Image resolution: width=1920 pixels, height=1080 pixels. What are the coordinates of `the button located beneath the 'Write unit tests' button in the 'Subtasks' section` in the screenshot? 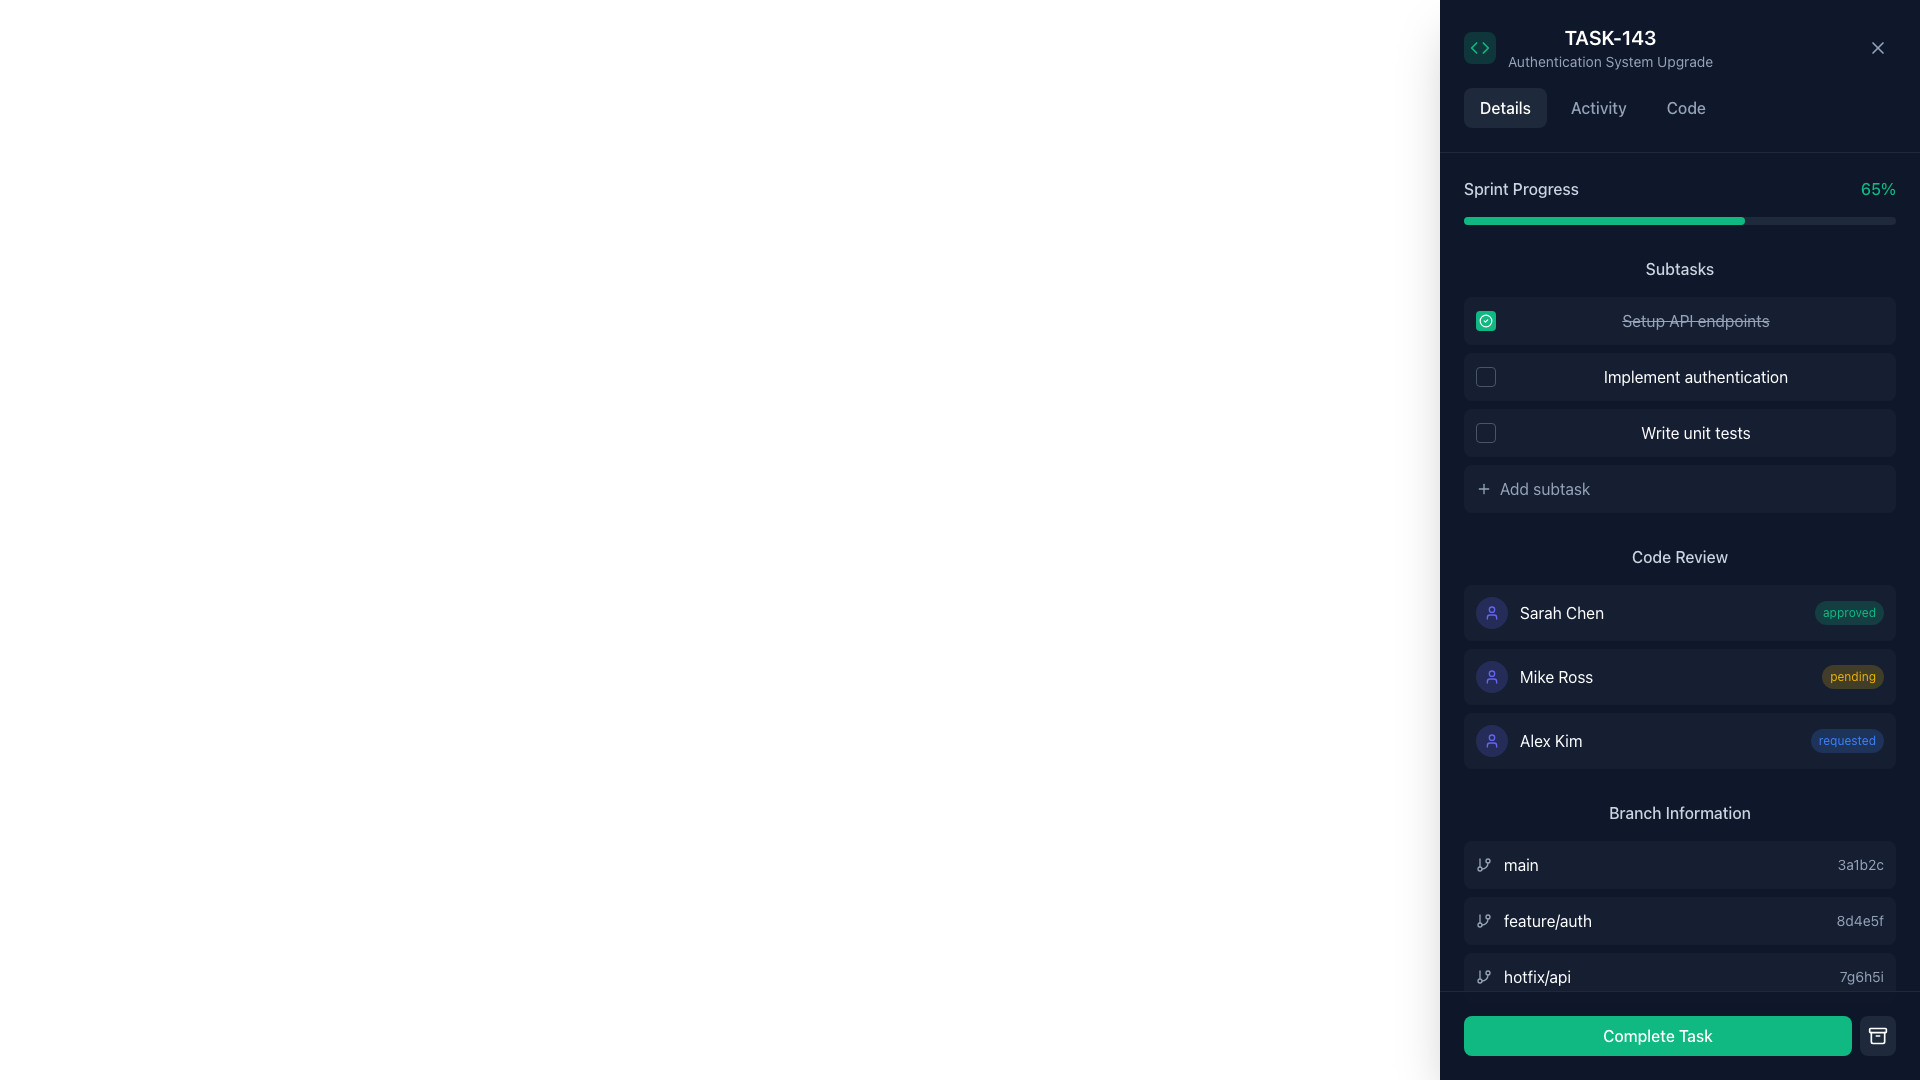 It's located at (1680, 489).